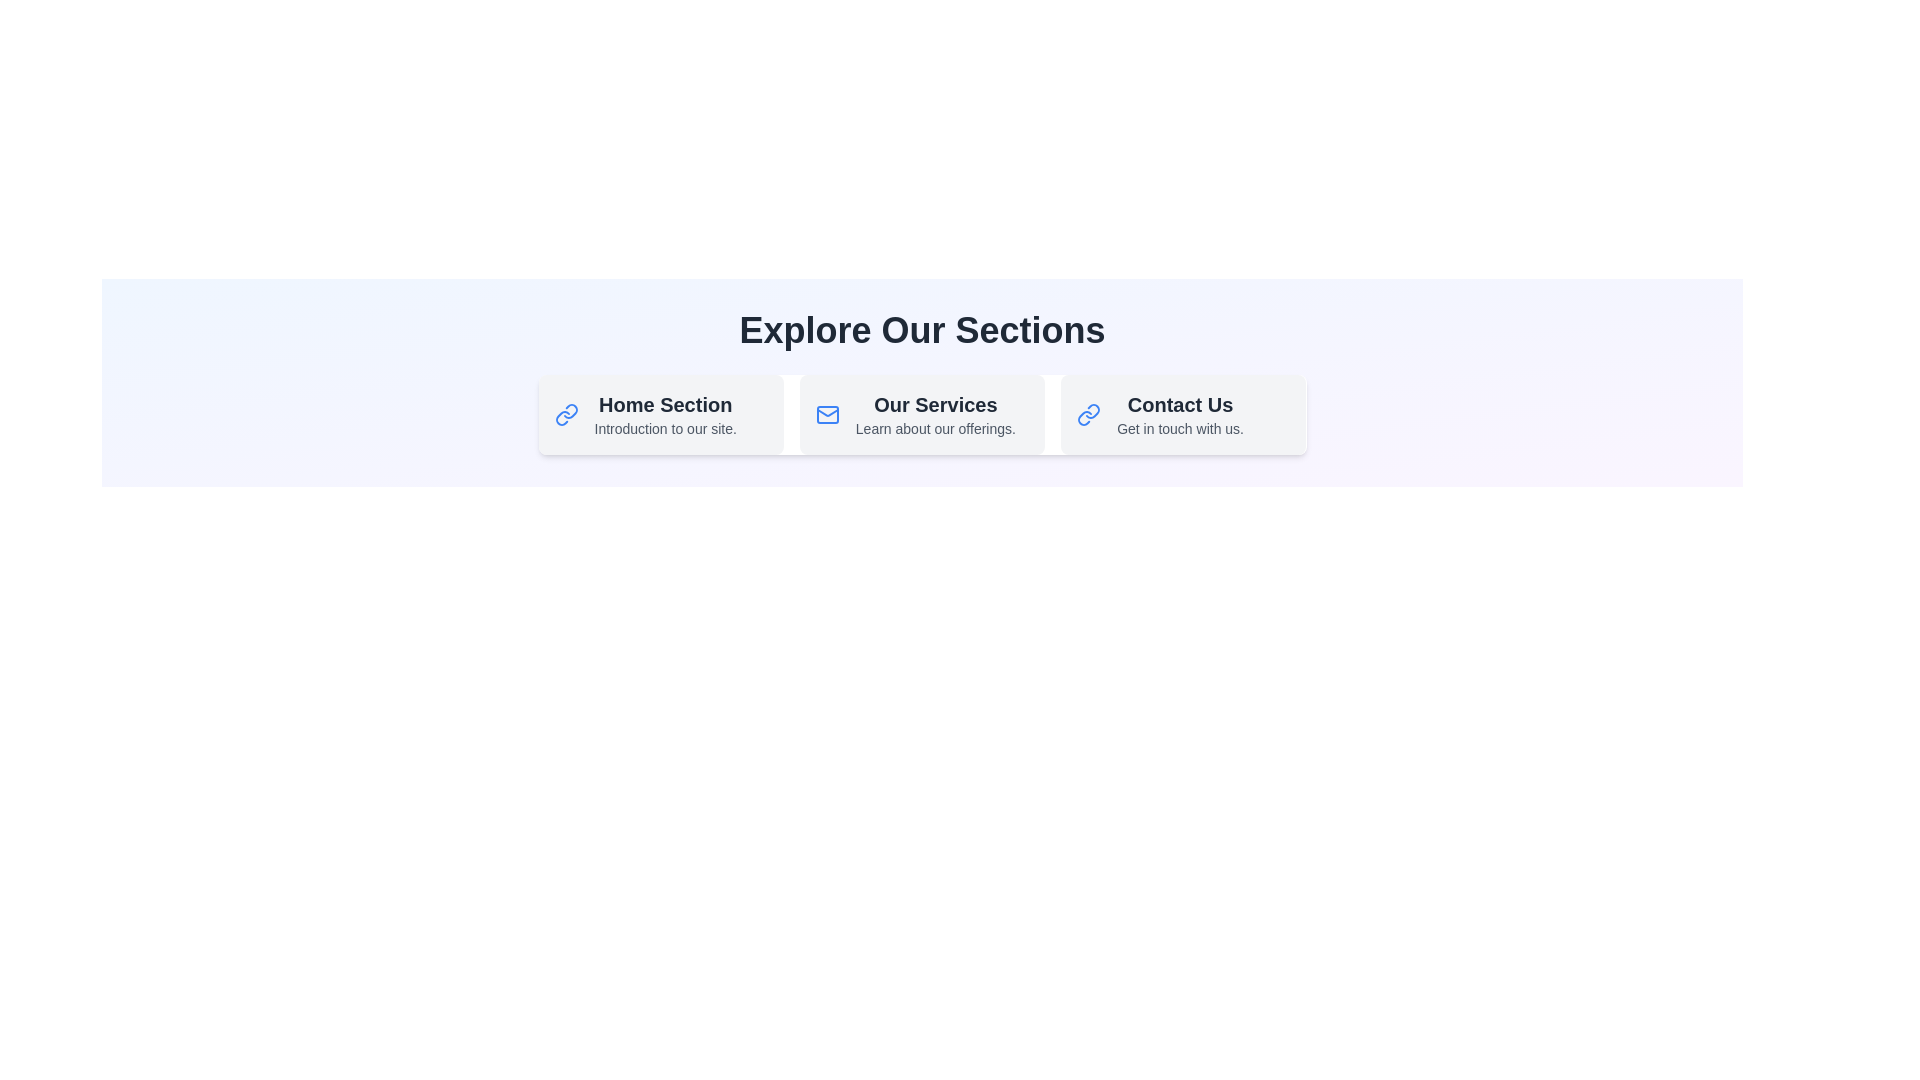  Describe the element at coordinates (934, 427) in the screenshot. I see `the text element that contains the phrase 'Learn about our offerings.' positioned beneath the 'Our Services' section title` at that location.